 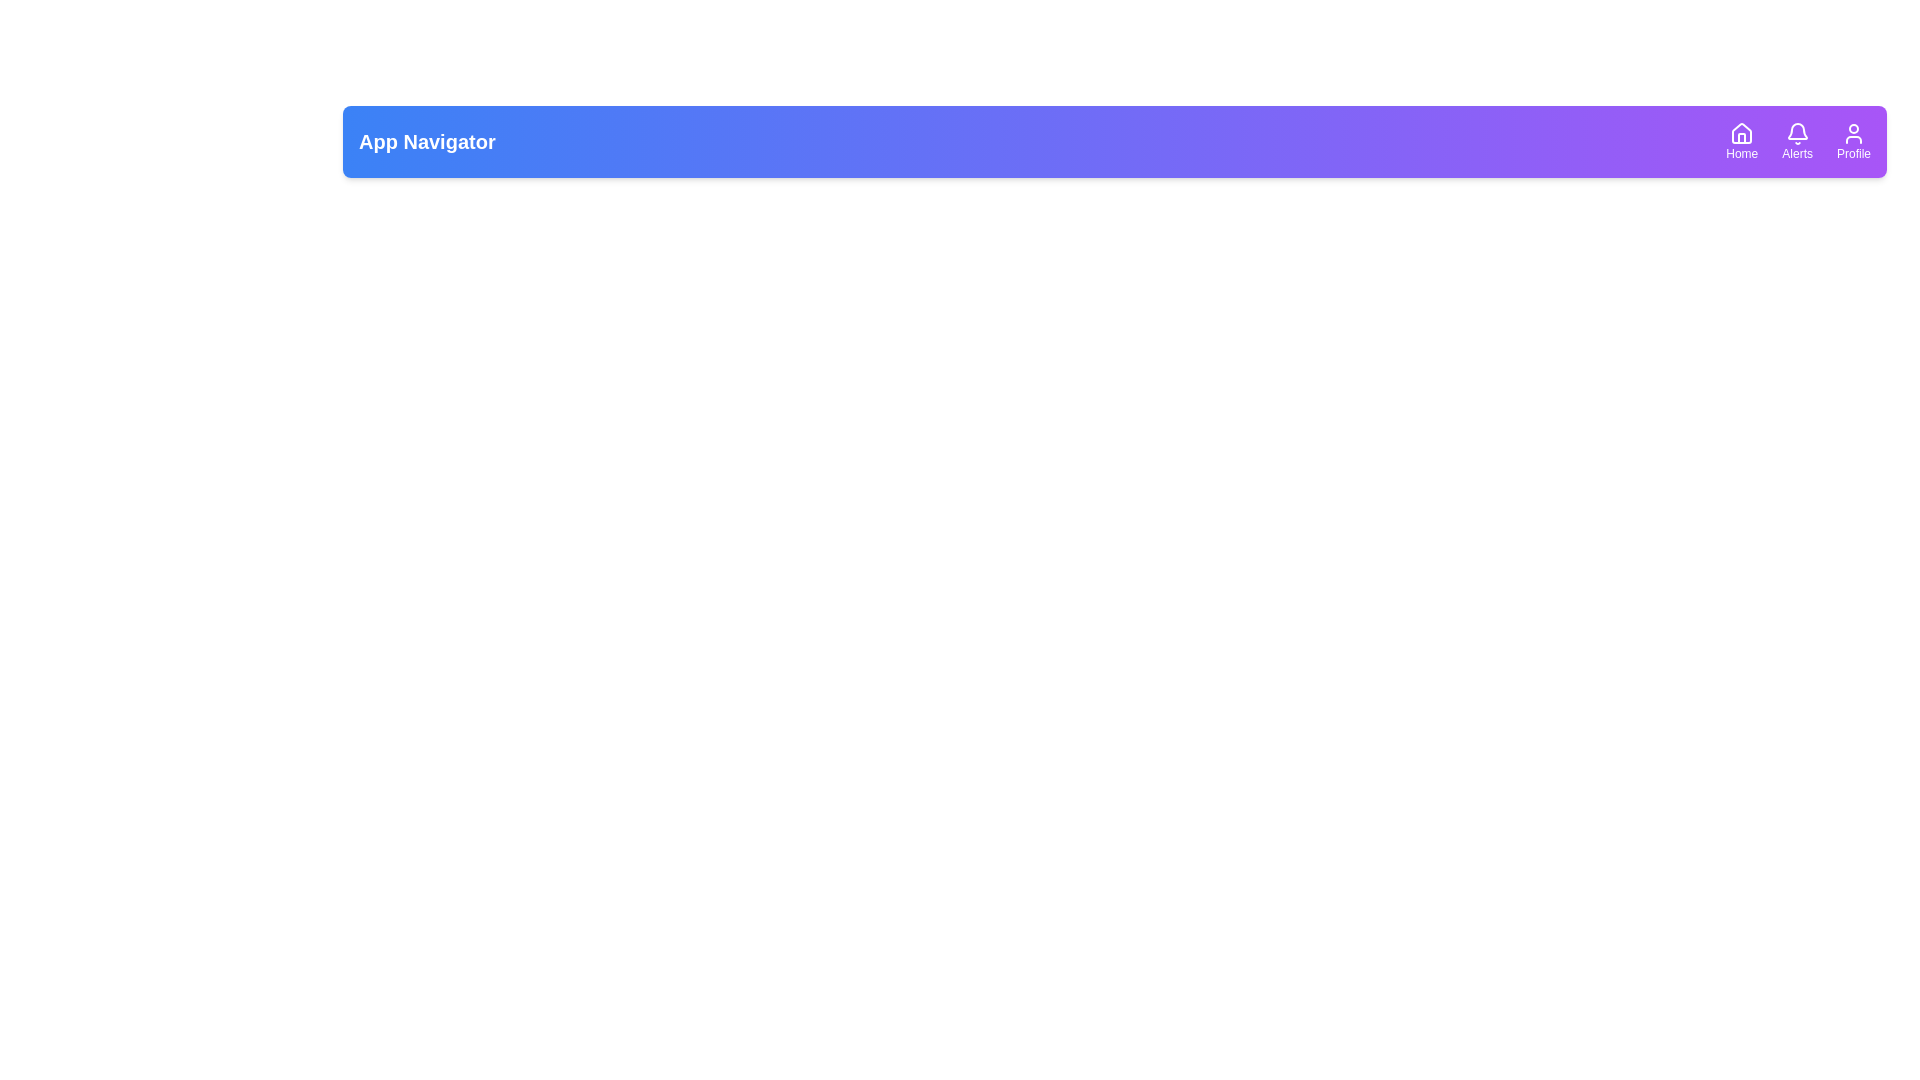 What do you see at coordinates (426, 141) in the screenshot?
I see `the static text element displaying the title 'App Navigator' in bold white font, located in the gradient rectangular header` at bounding box center [426, 141].